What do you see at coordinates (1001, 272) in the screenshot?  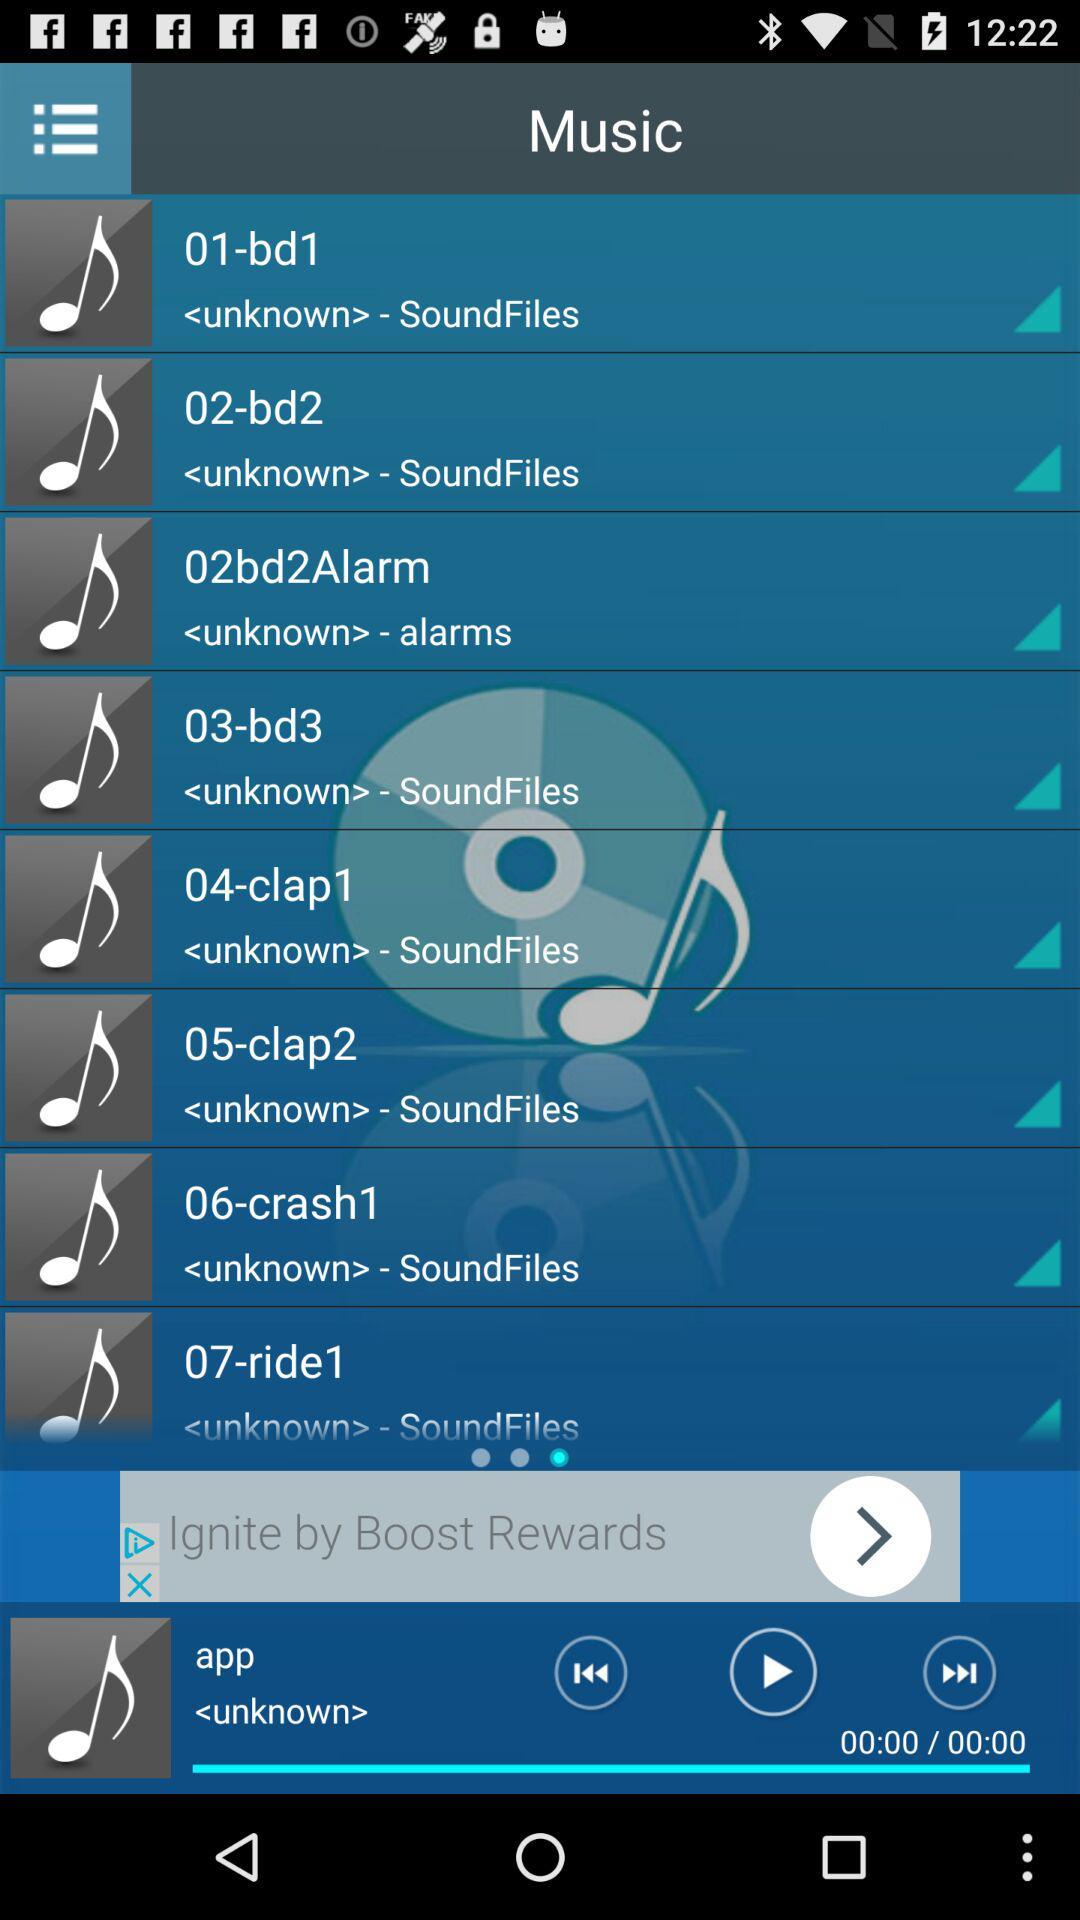 I see `play` at bounding box center [1001, 272].